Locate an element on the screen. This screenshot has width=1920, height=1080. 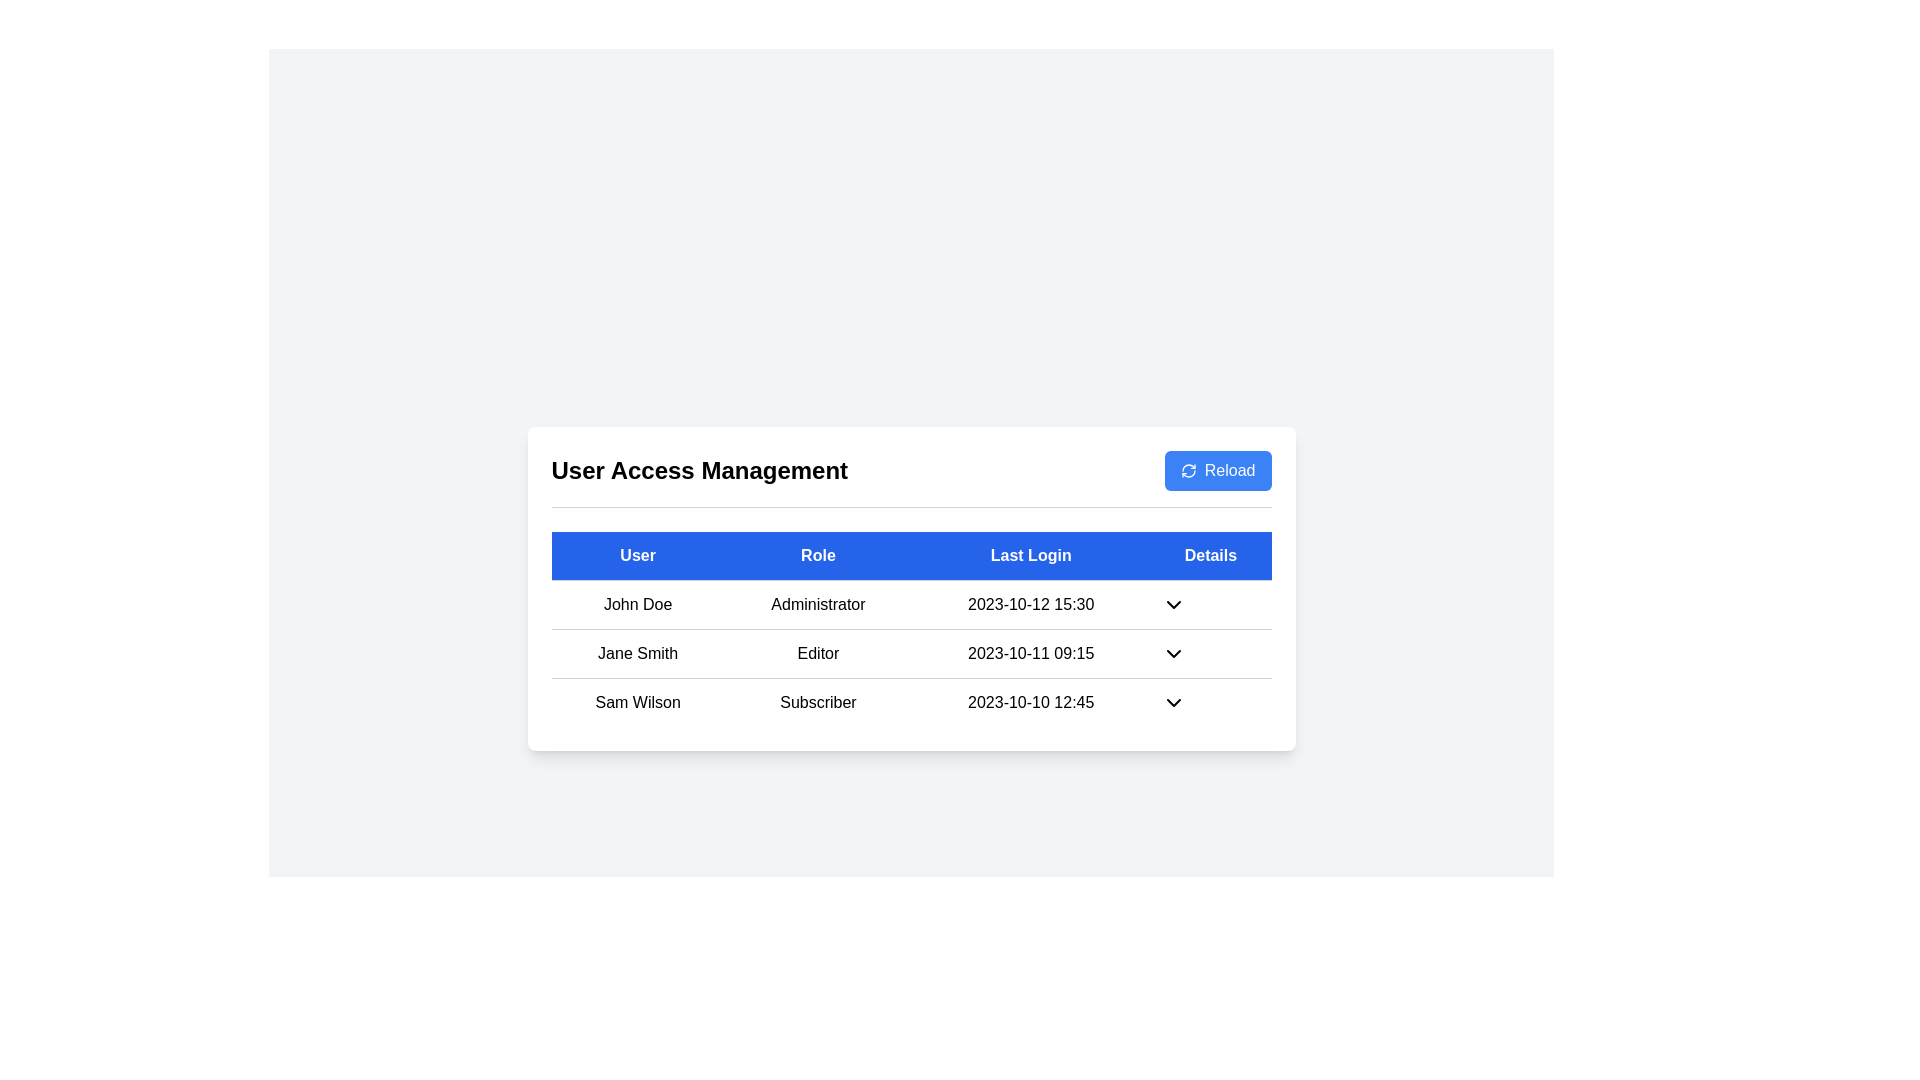
text displayed in the first column of the first row in the user access management table, which identifies an individual is located at coordinates (637, 604).